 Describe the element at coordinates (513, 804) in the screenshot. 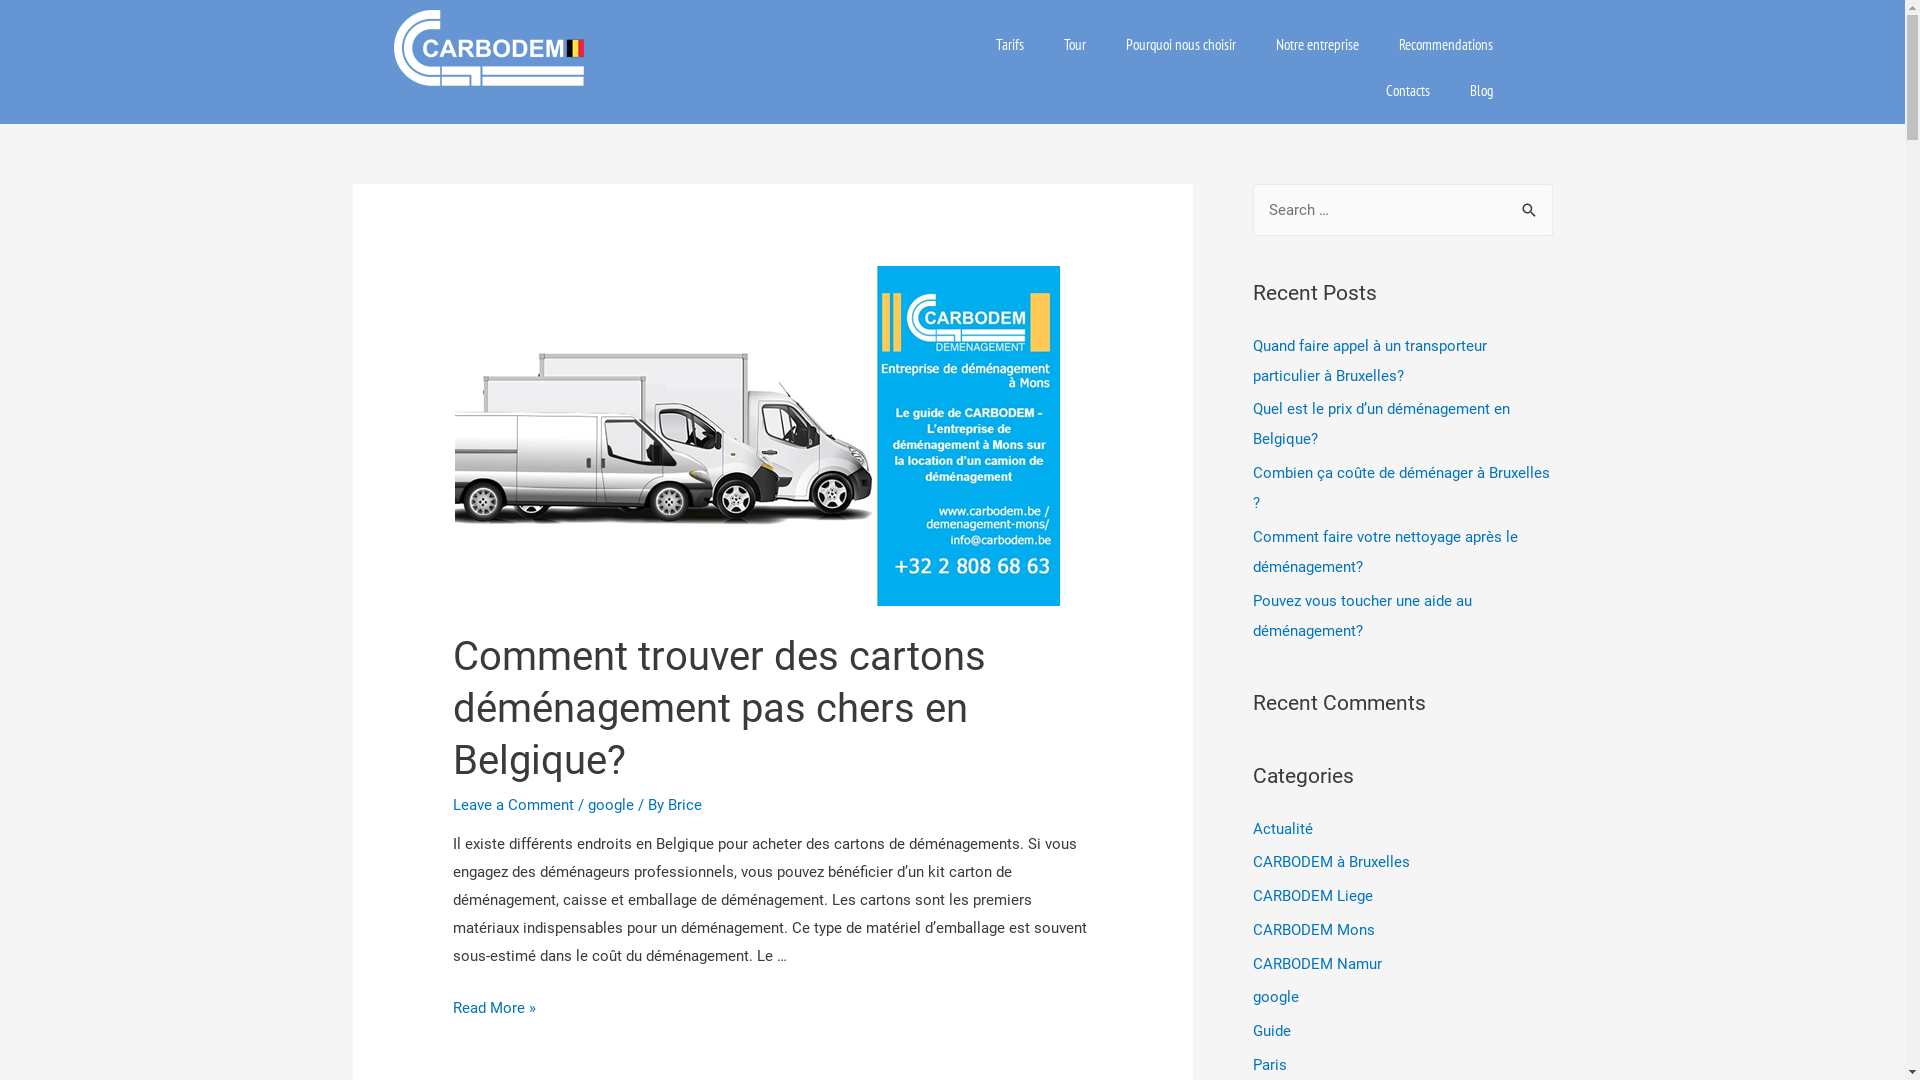

I see `'Leave a Comment'` at that location.